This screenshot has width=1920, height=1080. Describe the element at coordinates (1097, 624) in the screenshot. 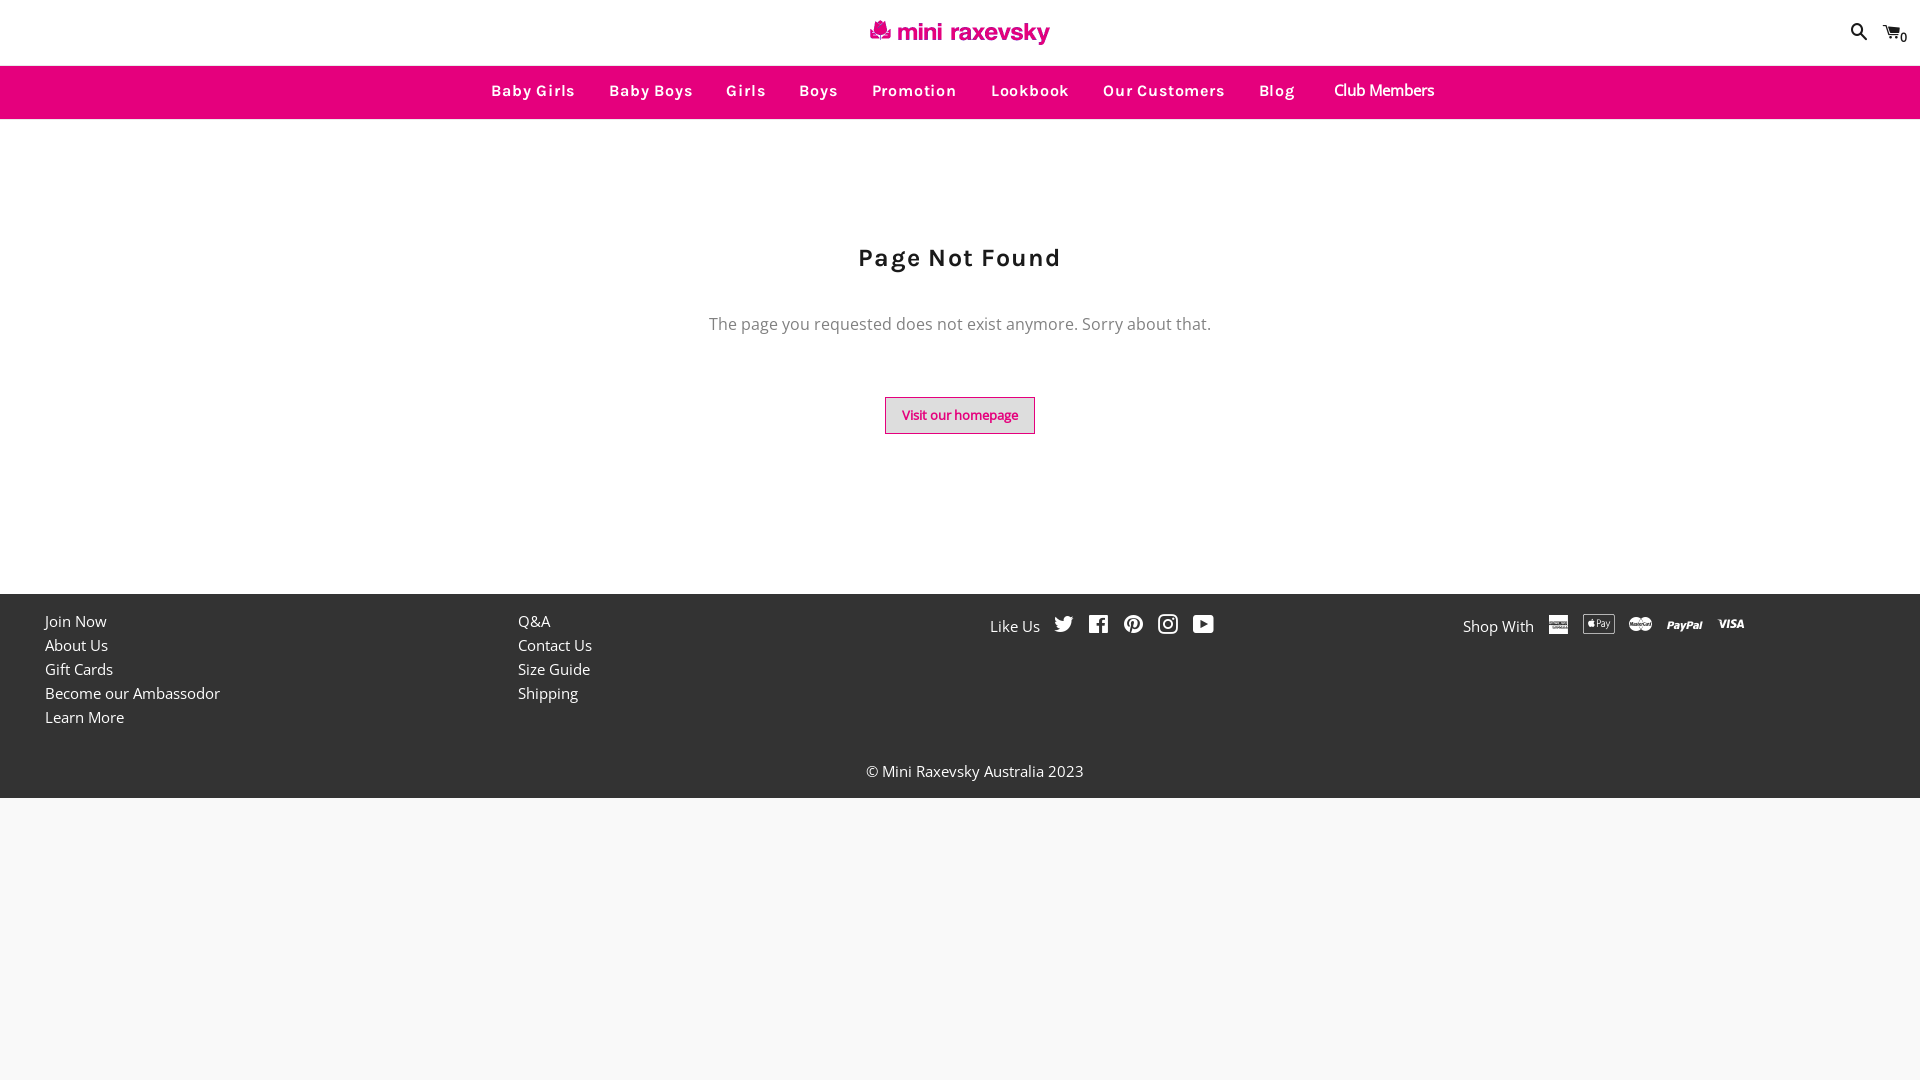

I see `'Facebook'` at that location.